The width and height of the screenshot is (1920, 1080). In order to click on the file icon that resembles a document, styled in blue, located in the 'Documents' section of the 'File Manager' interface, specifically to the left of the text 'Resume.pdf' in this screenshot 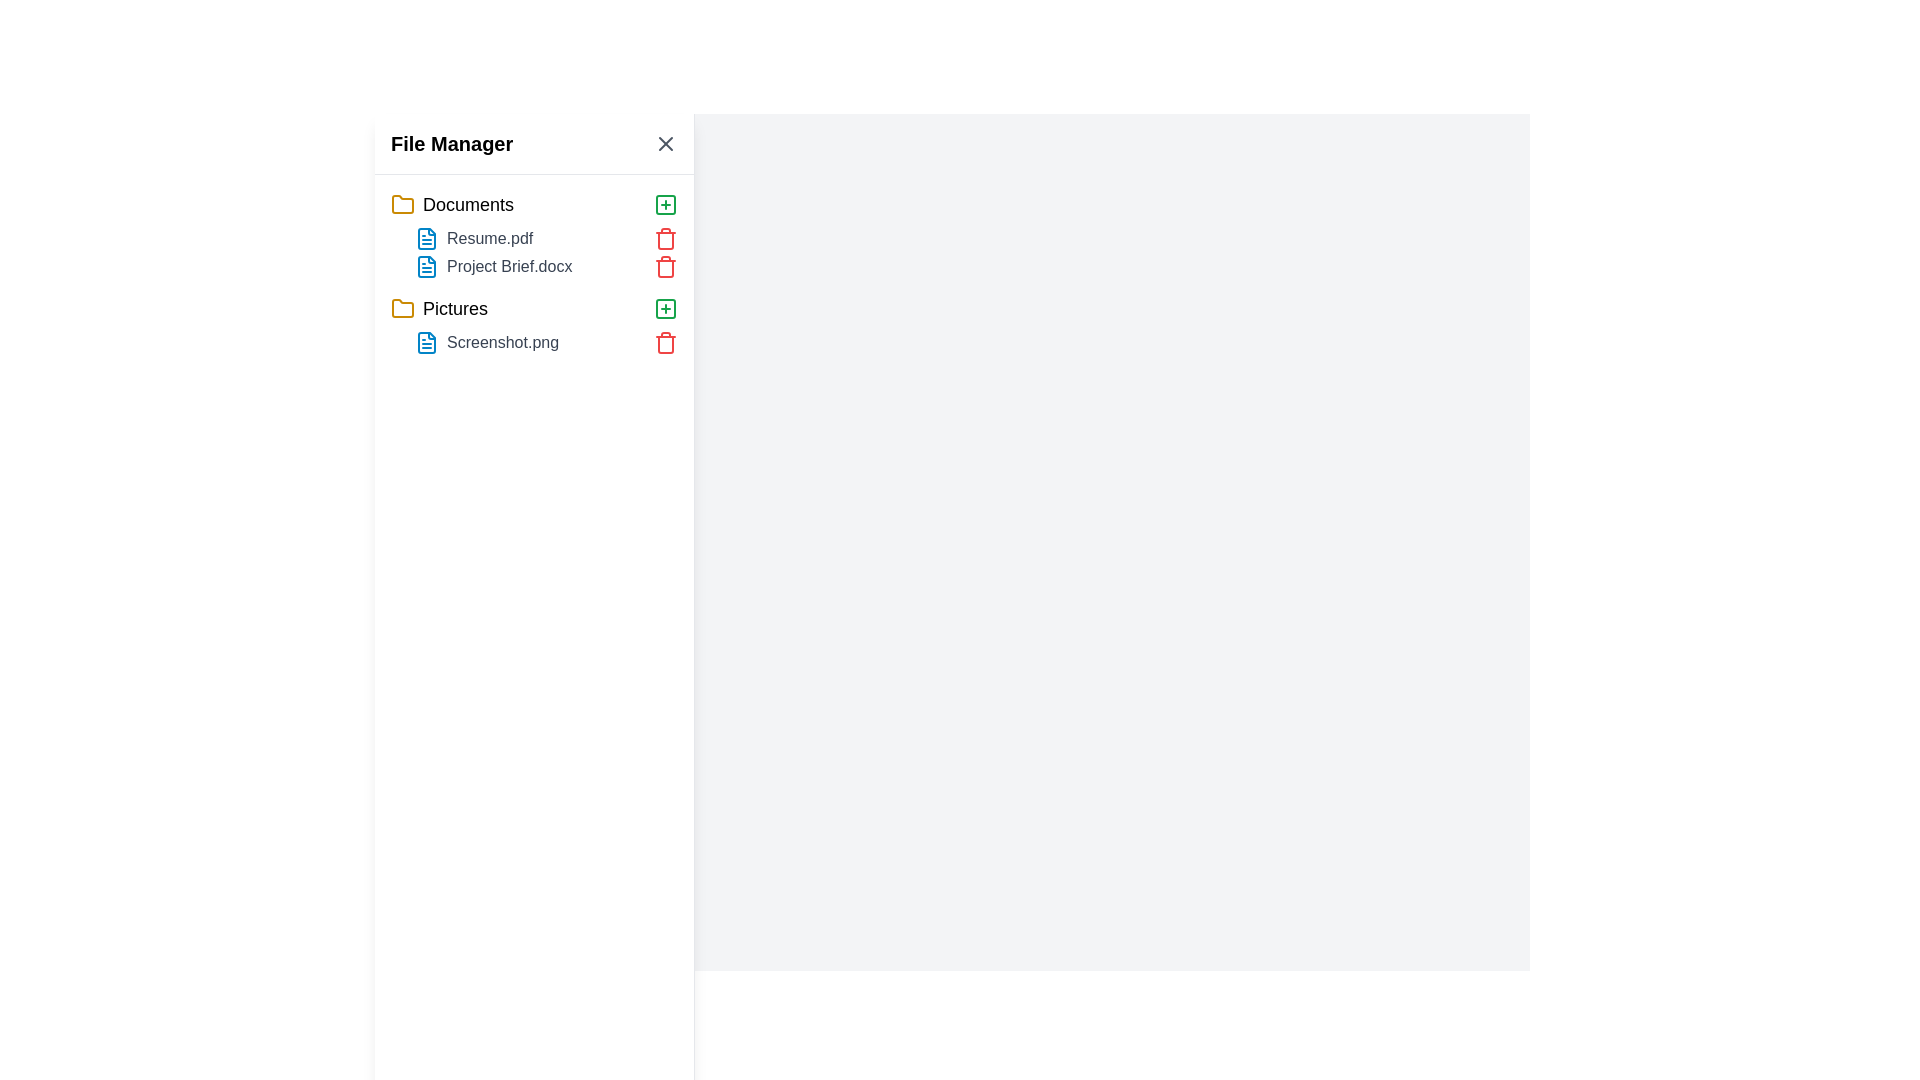, I will do `click(426, 238)`.